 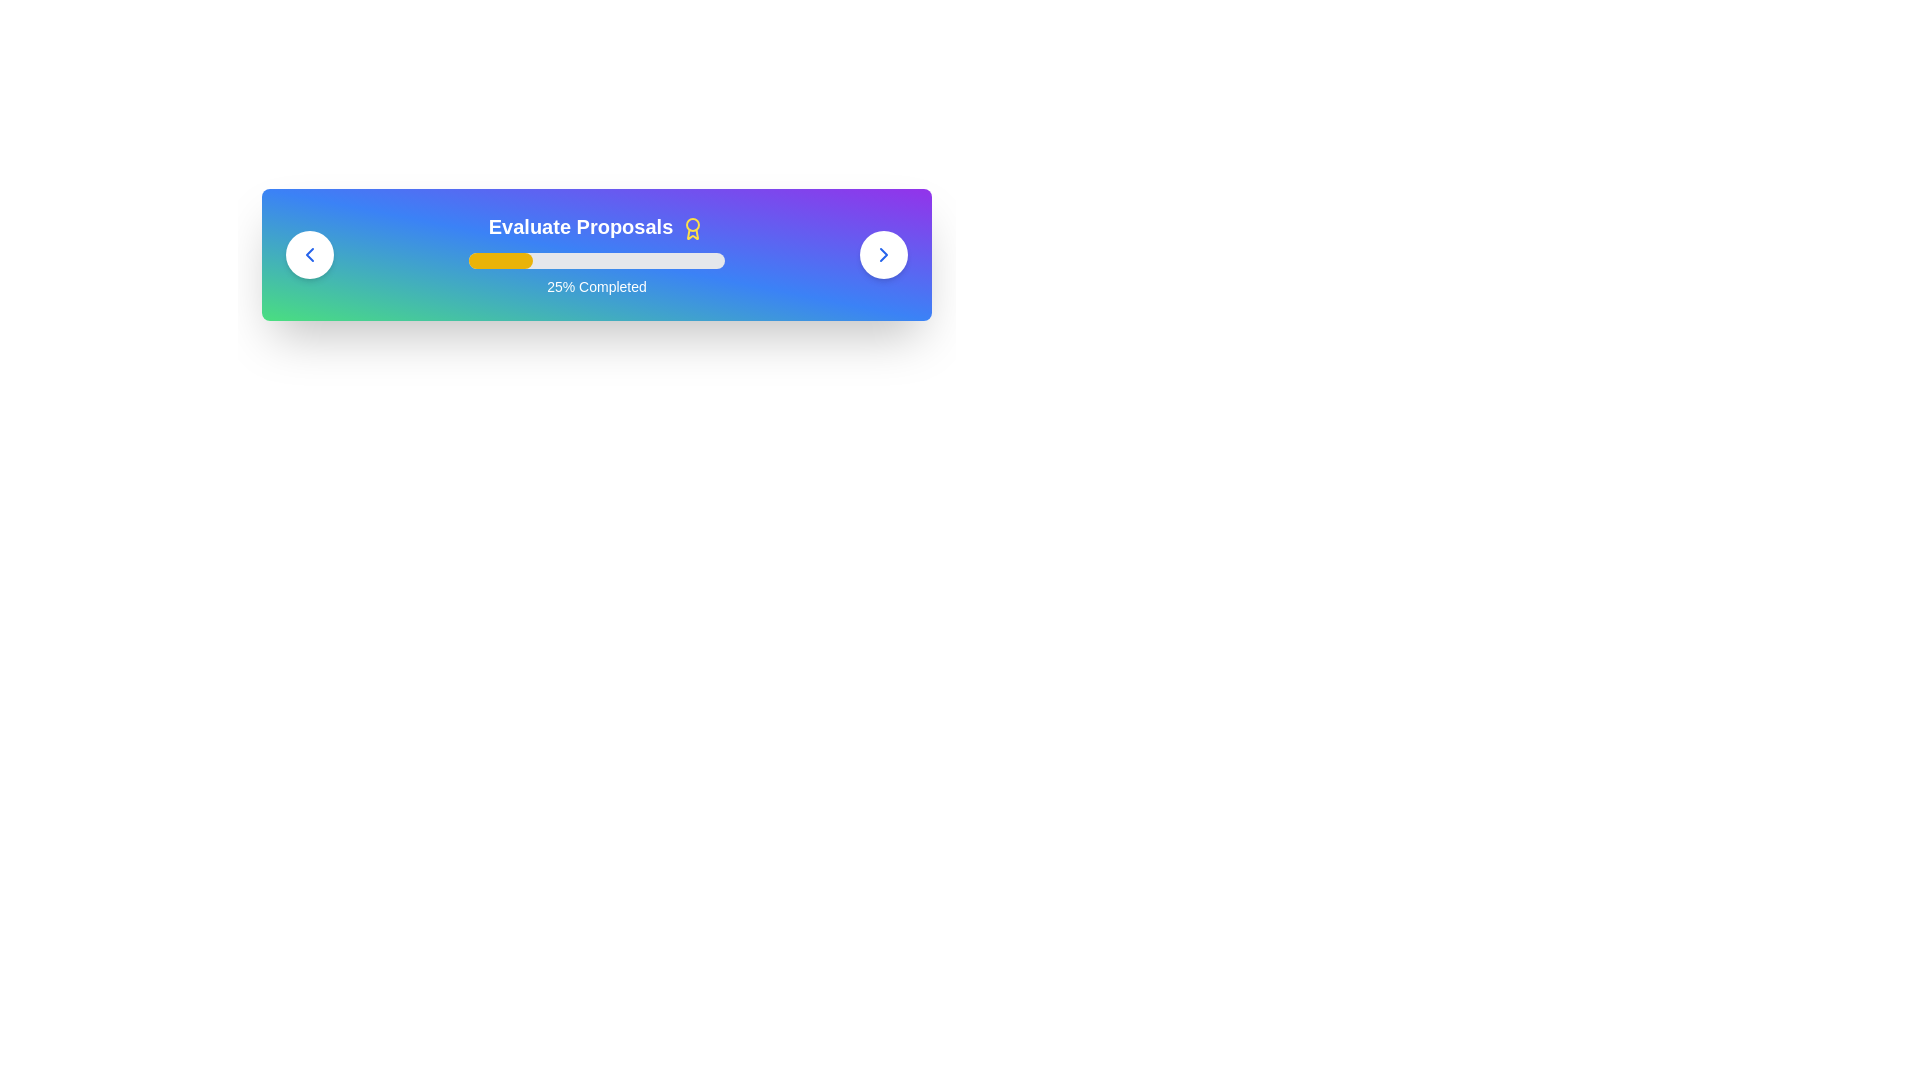 What do you see at coordinates (595, 253) in the screenshot?
I see `layout of the Progress Indicator with Text Information that displays 'Evaluate Proposals 25% Completed.'` at bounding box center [595, 253].